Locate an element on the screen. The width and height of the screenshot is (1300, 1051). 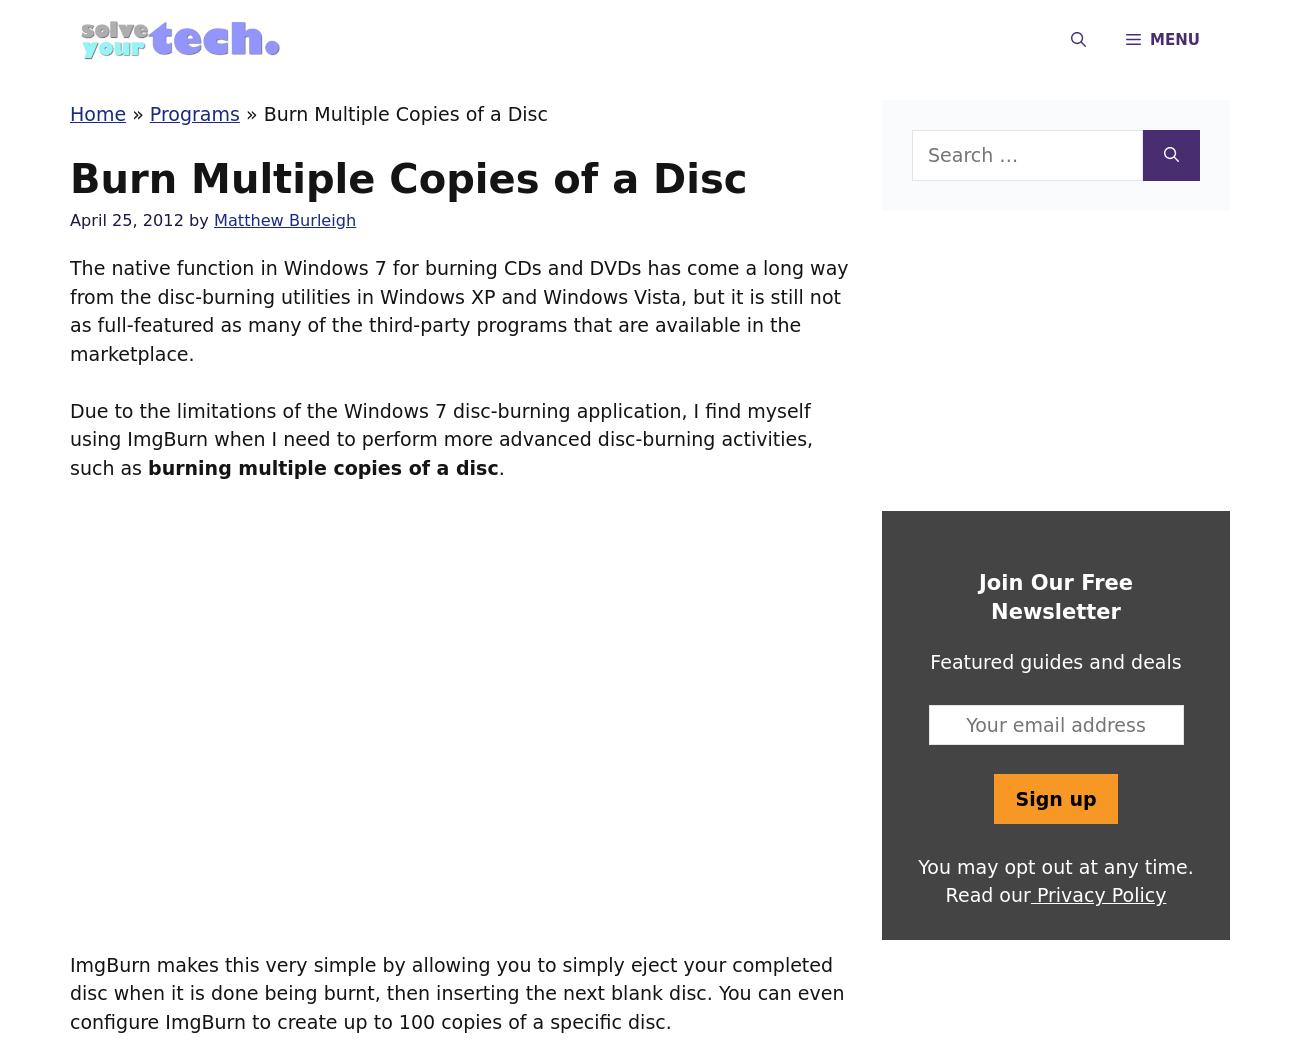
'ImgBurn makes this very simple by allowing you to simply eject your completed disc when it is done being burnt, then inserting the next blank disc. You can even configure ImgBurn to create up to 100 copies of a specific disc.' is located at coordinates (69, 992).